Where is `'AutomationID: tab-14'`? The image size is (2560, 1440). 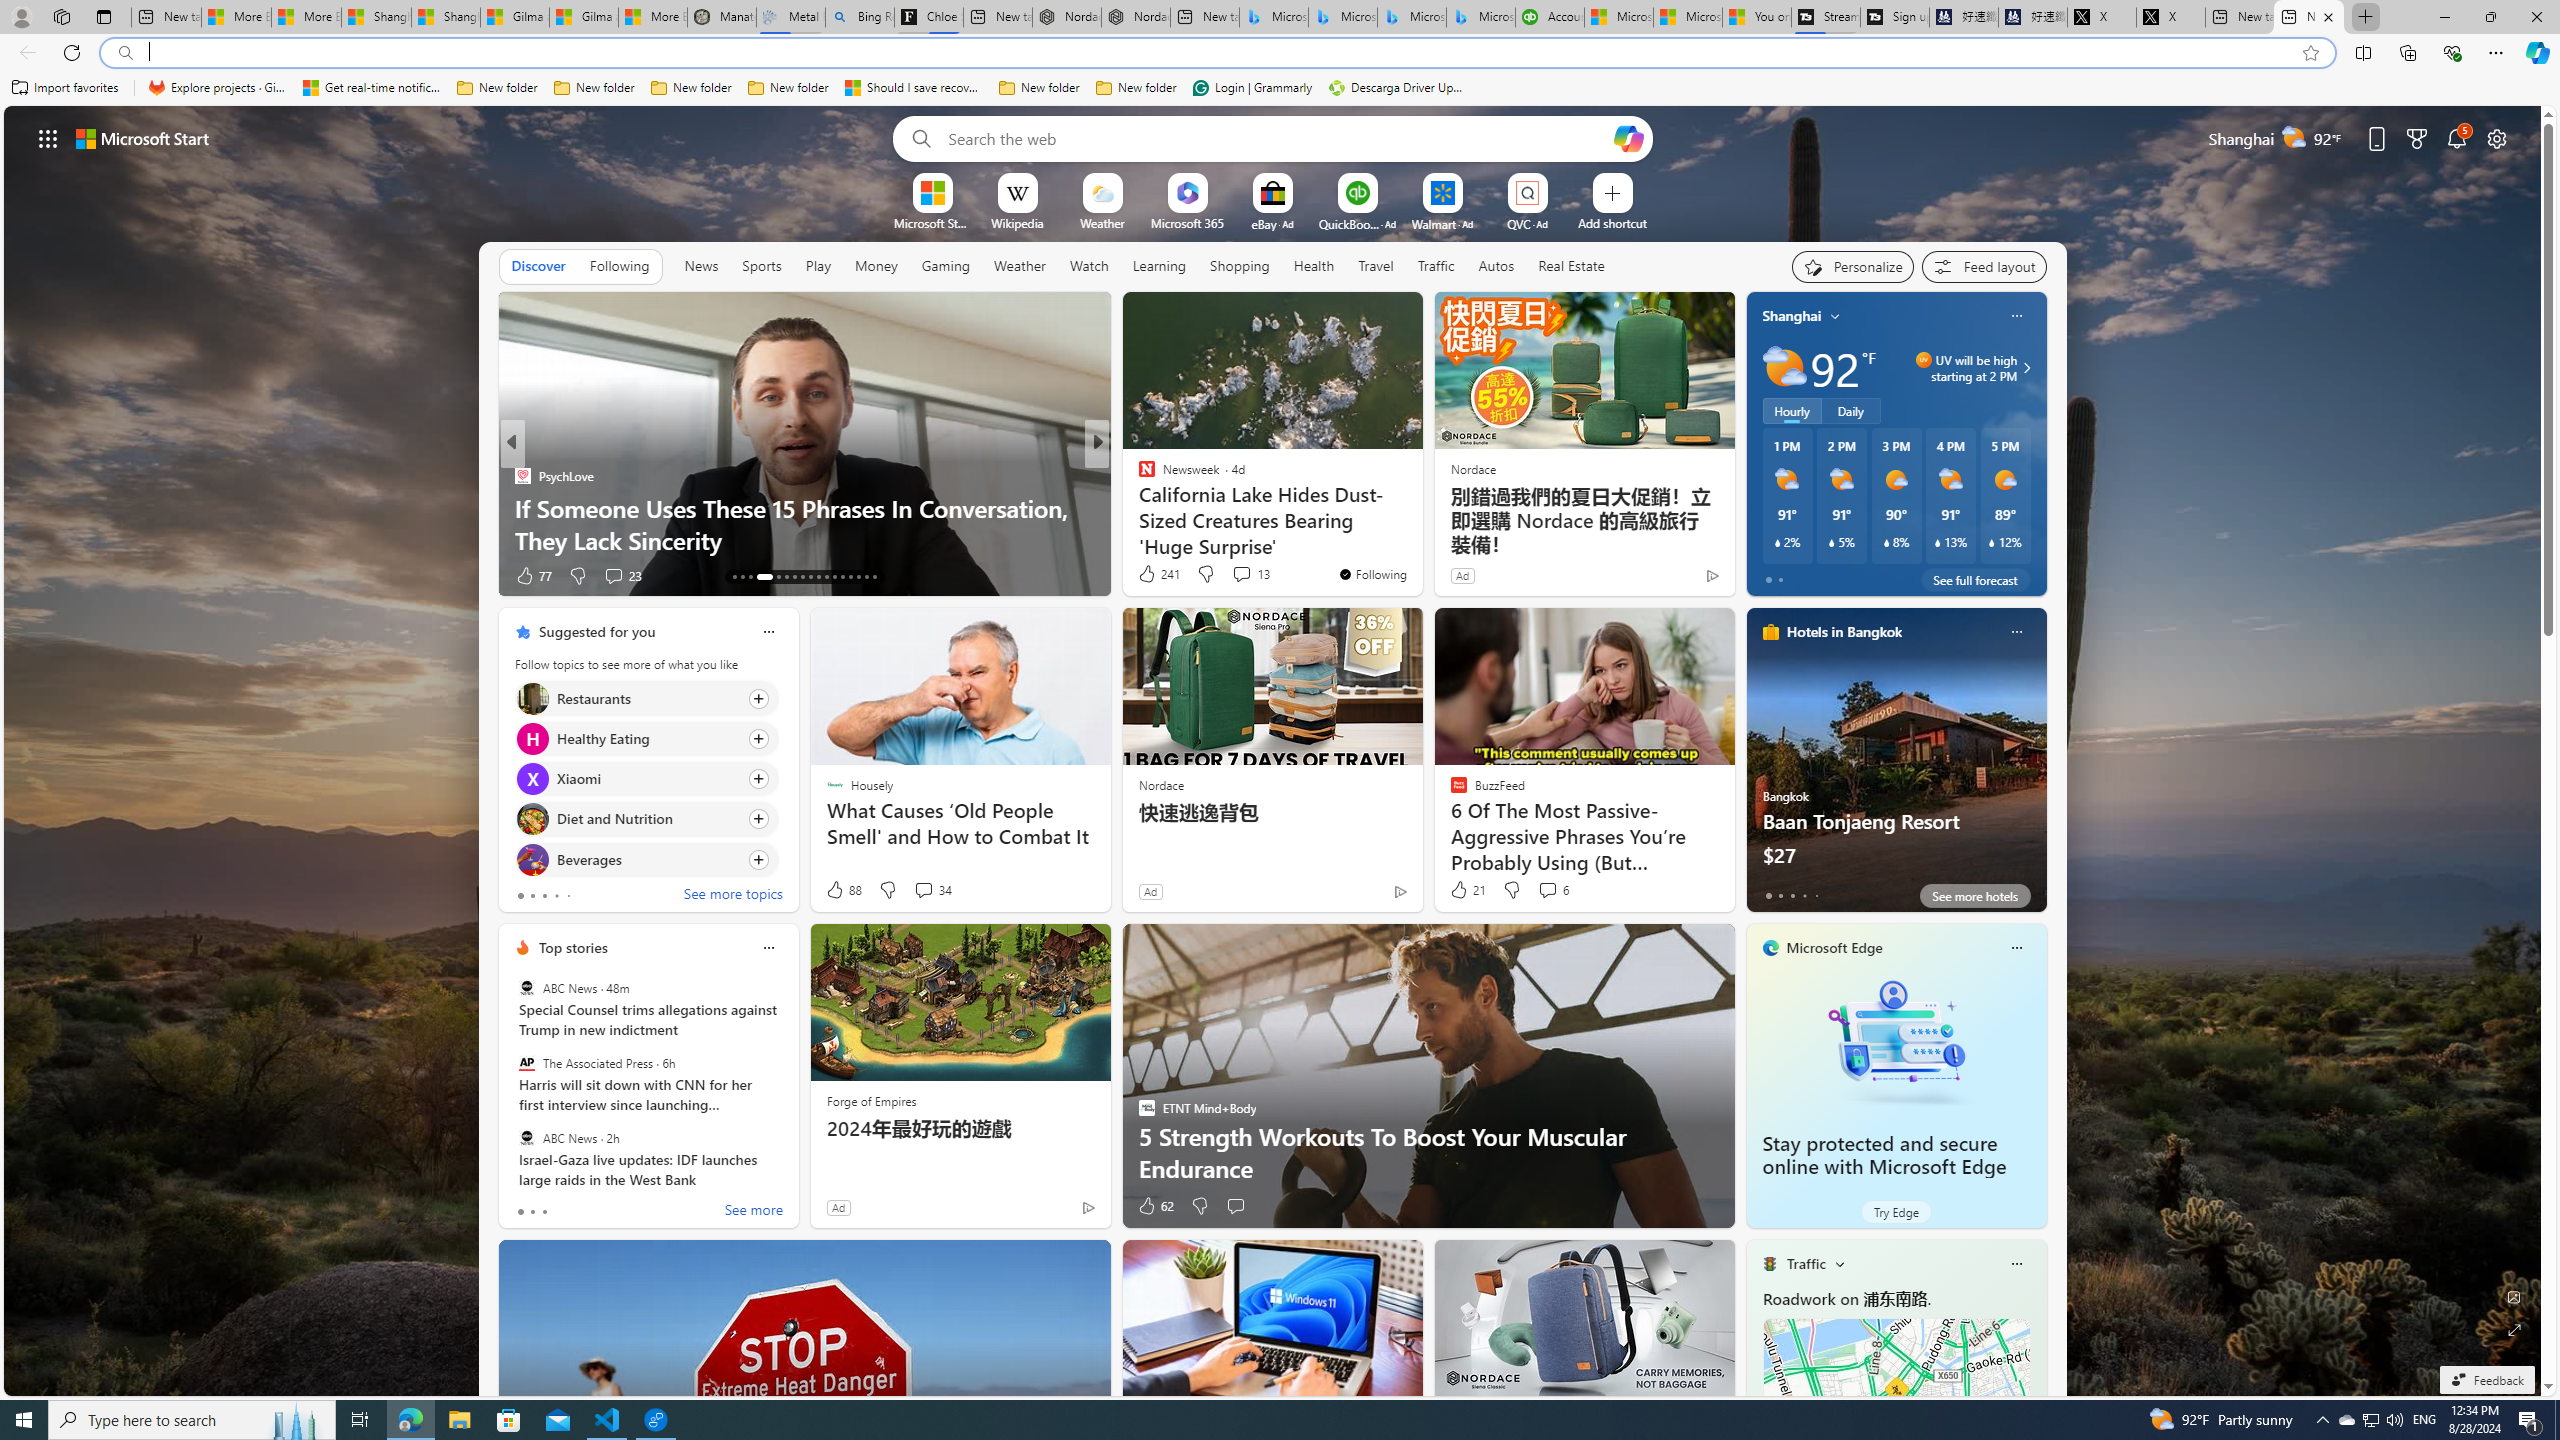
'AutomationID: tab-14' is located at coordinates (741, 577).